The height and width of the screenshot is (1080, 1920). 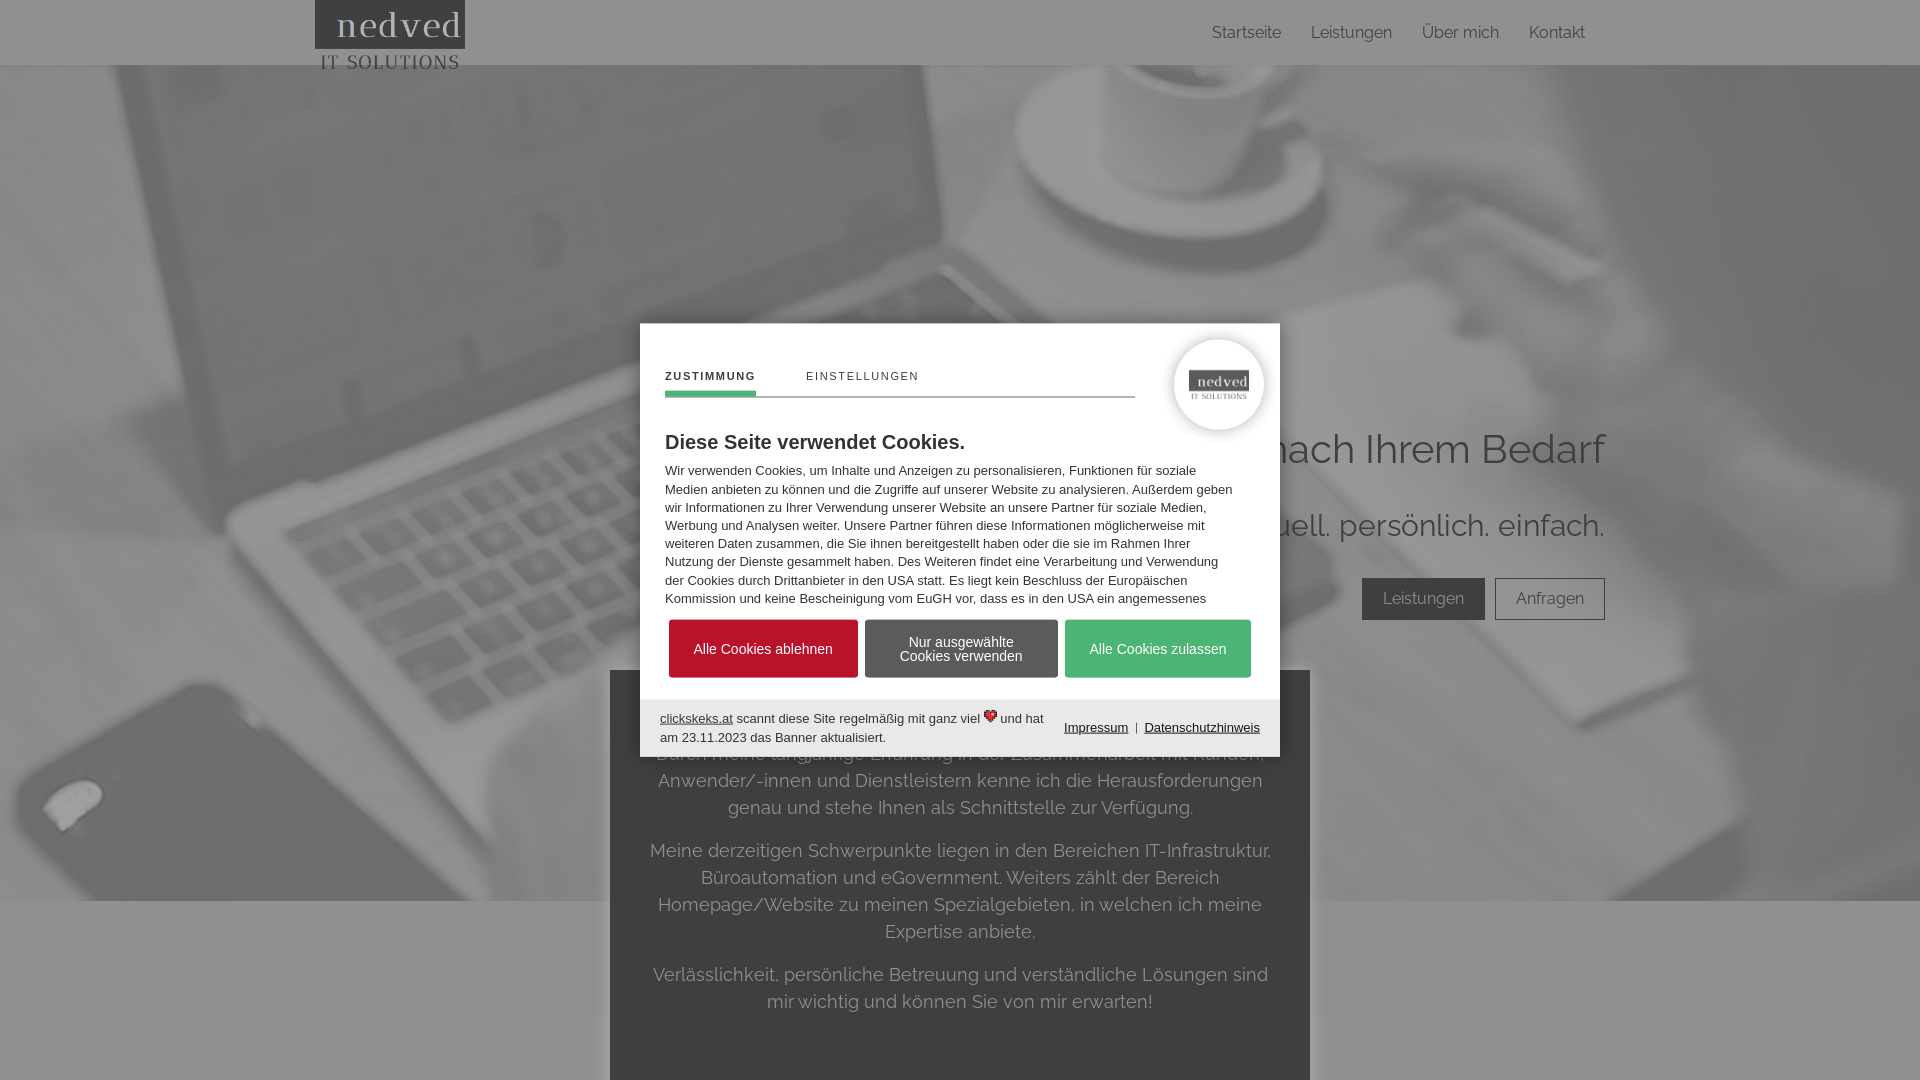 What do you see at coordinates (1422, 597) in the screenshot?
I see `'Leistungen'` at bounding box center [1422, 597].